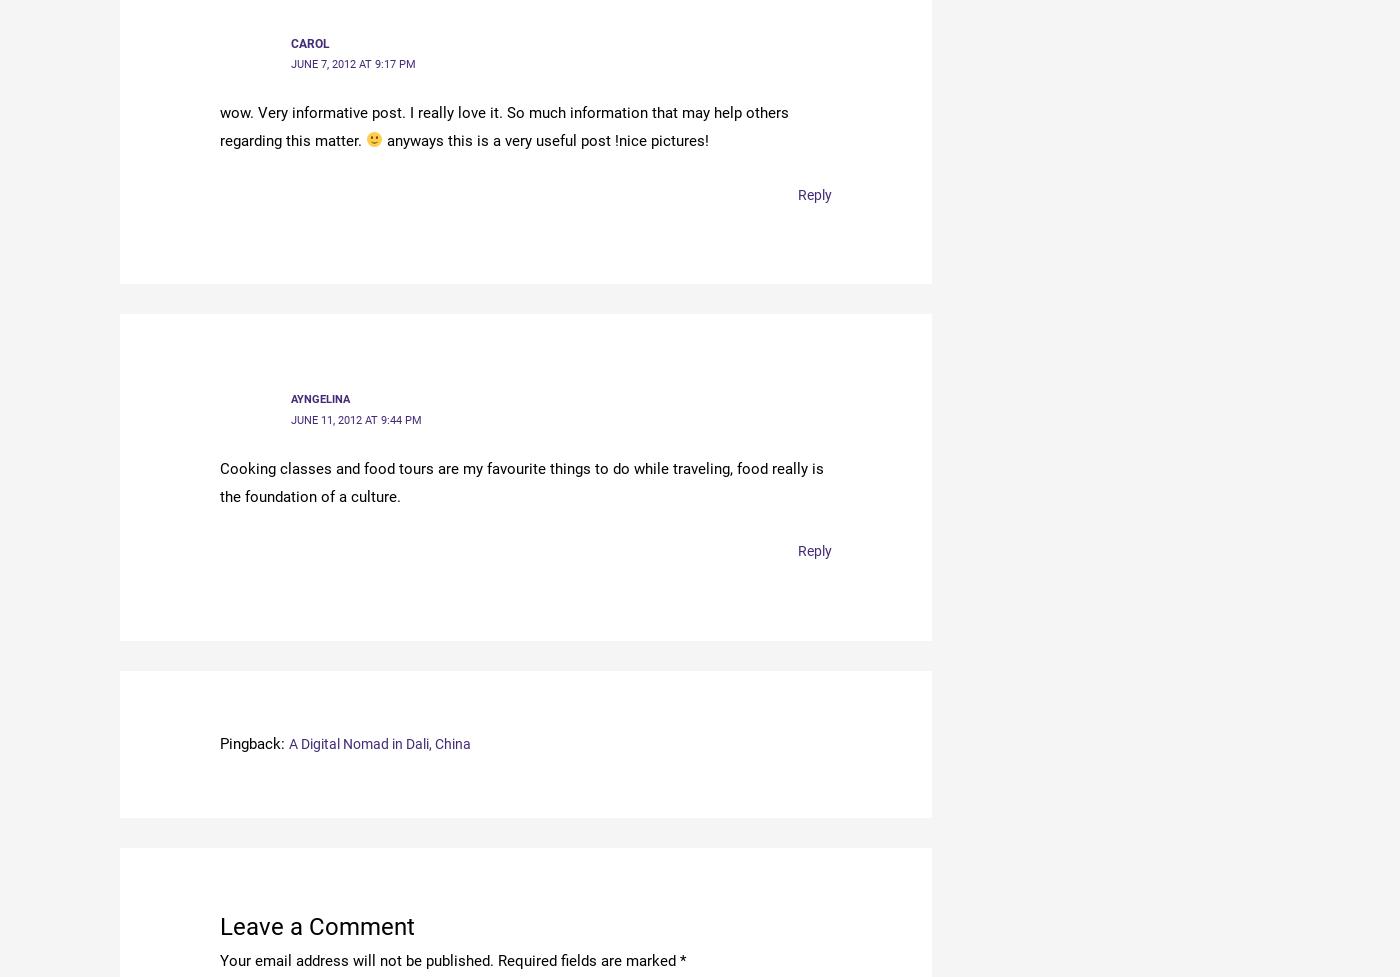  What do you see at coordinates (357, 957) in the screenshot?
I see `'Your email address will not be published.'` at bounding box center [357, 957].